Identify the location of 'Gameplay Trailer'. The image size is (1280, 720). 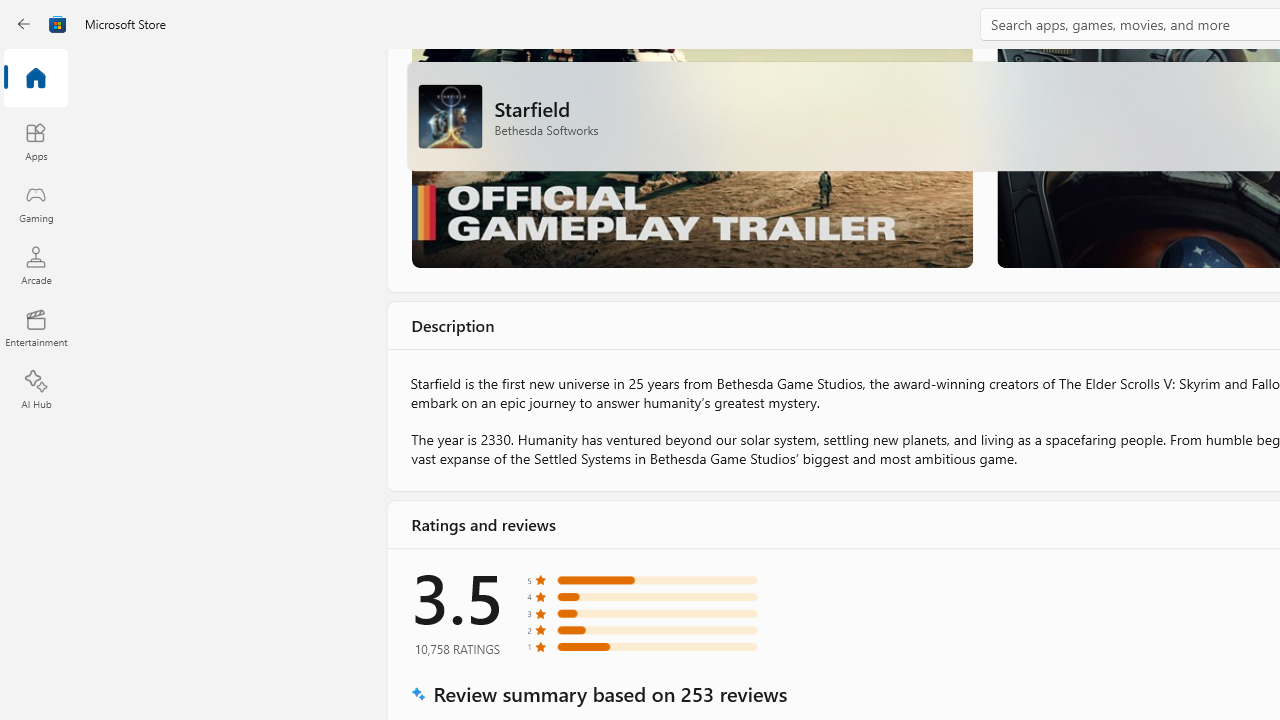
(691, 157).